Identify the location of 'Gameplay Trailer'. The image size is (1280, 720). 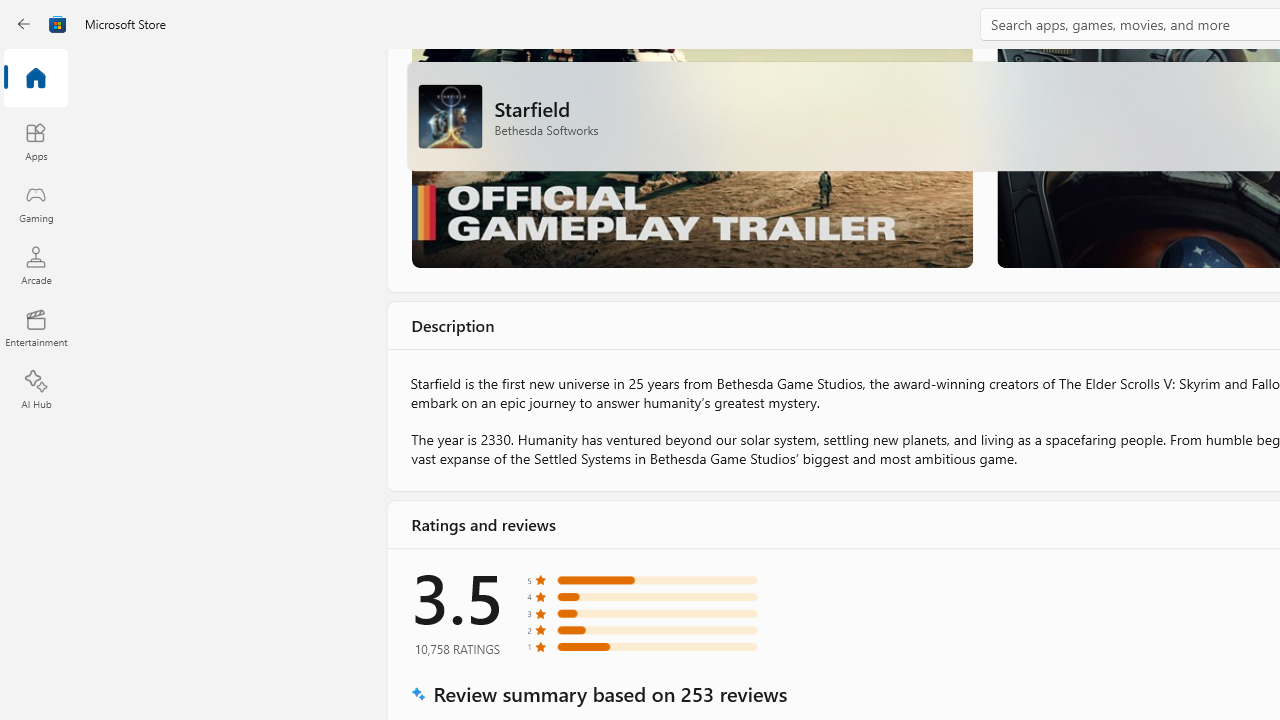
(691, 157).